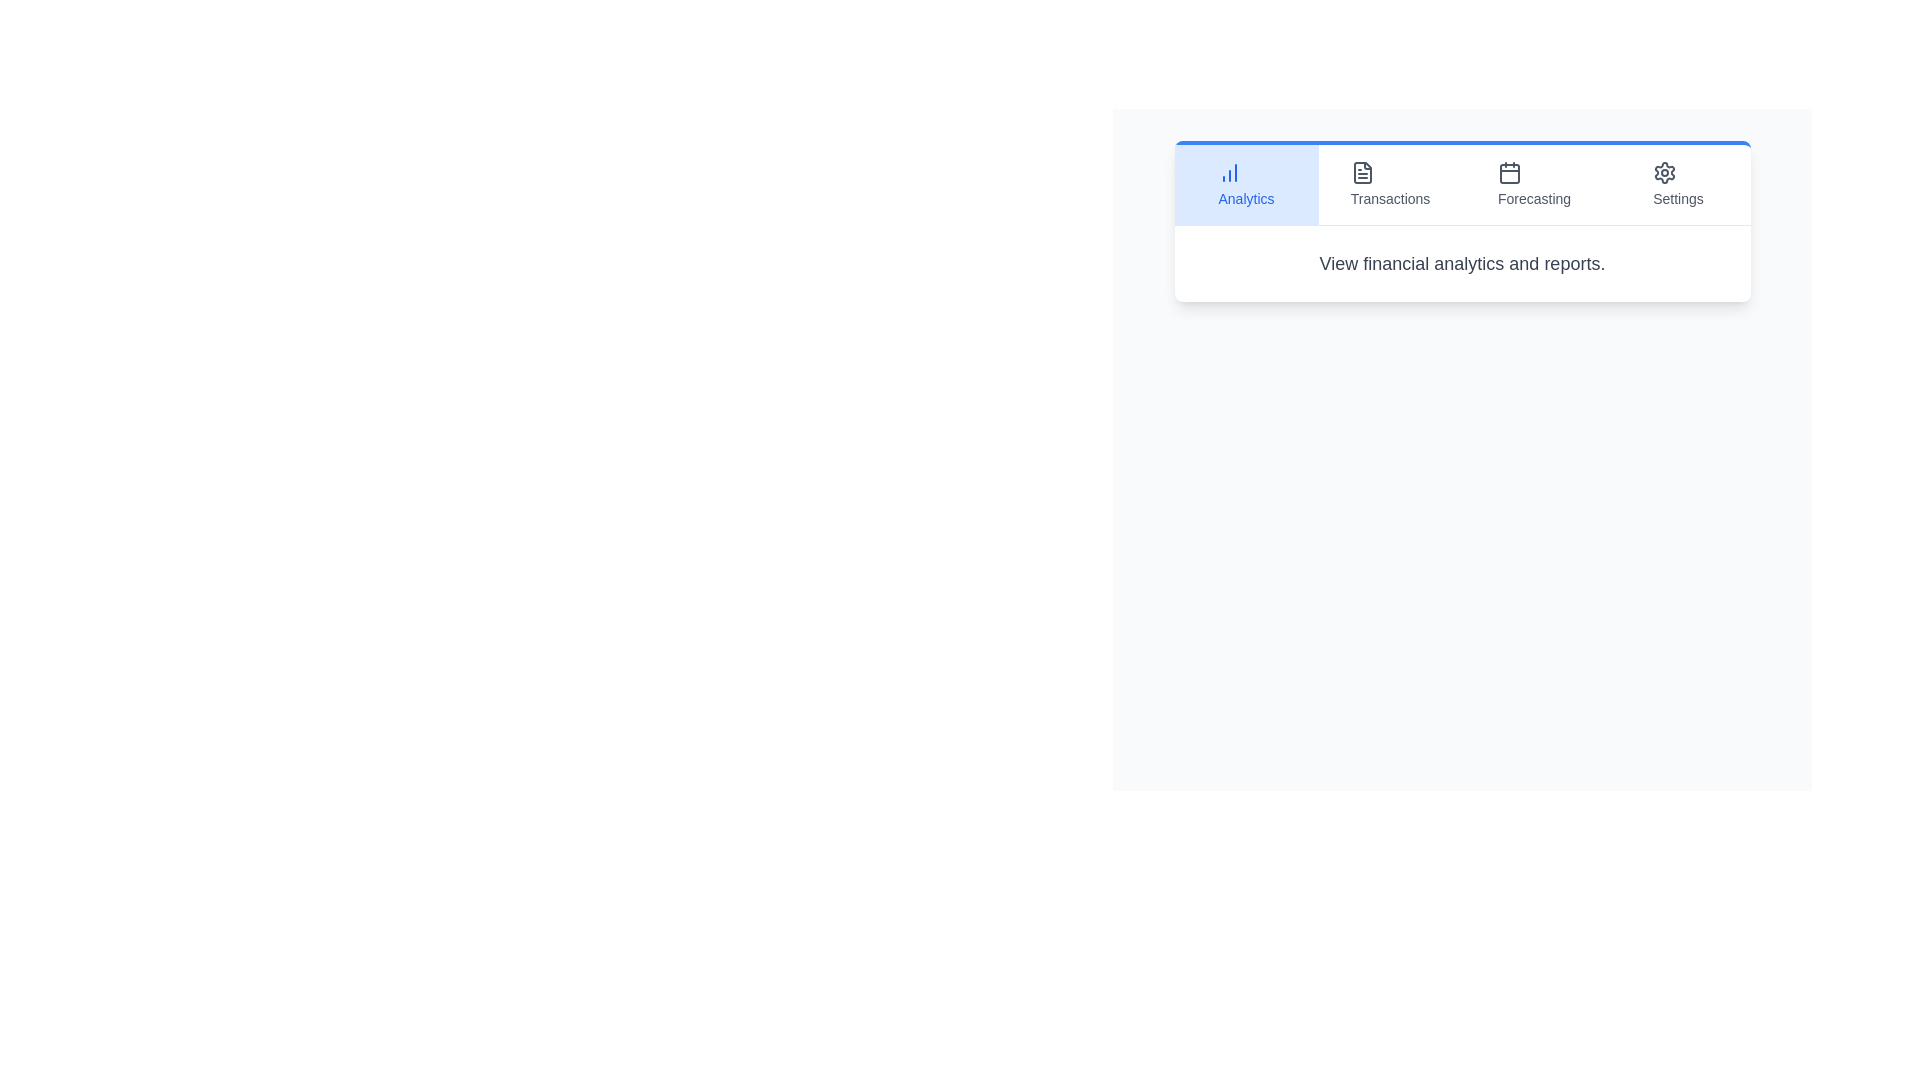 Image resolution: width=1920 pixels, height=1080 pixels. I want to click on the tab labeled Forecasting, so click(1533, 185).